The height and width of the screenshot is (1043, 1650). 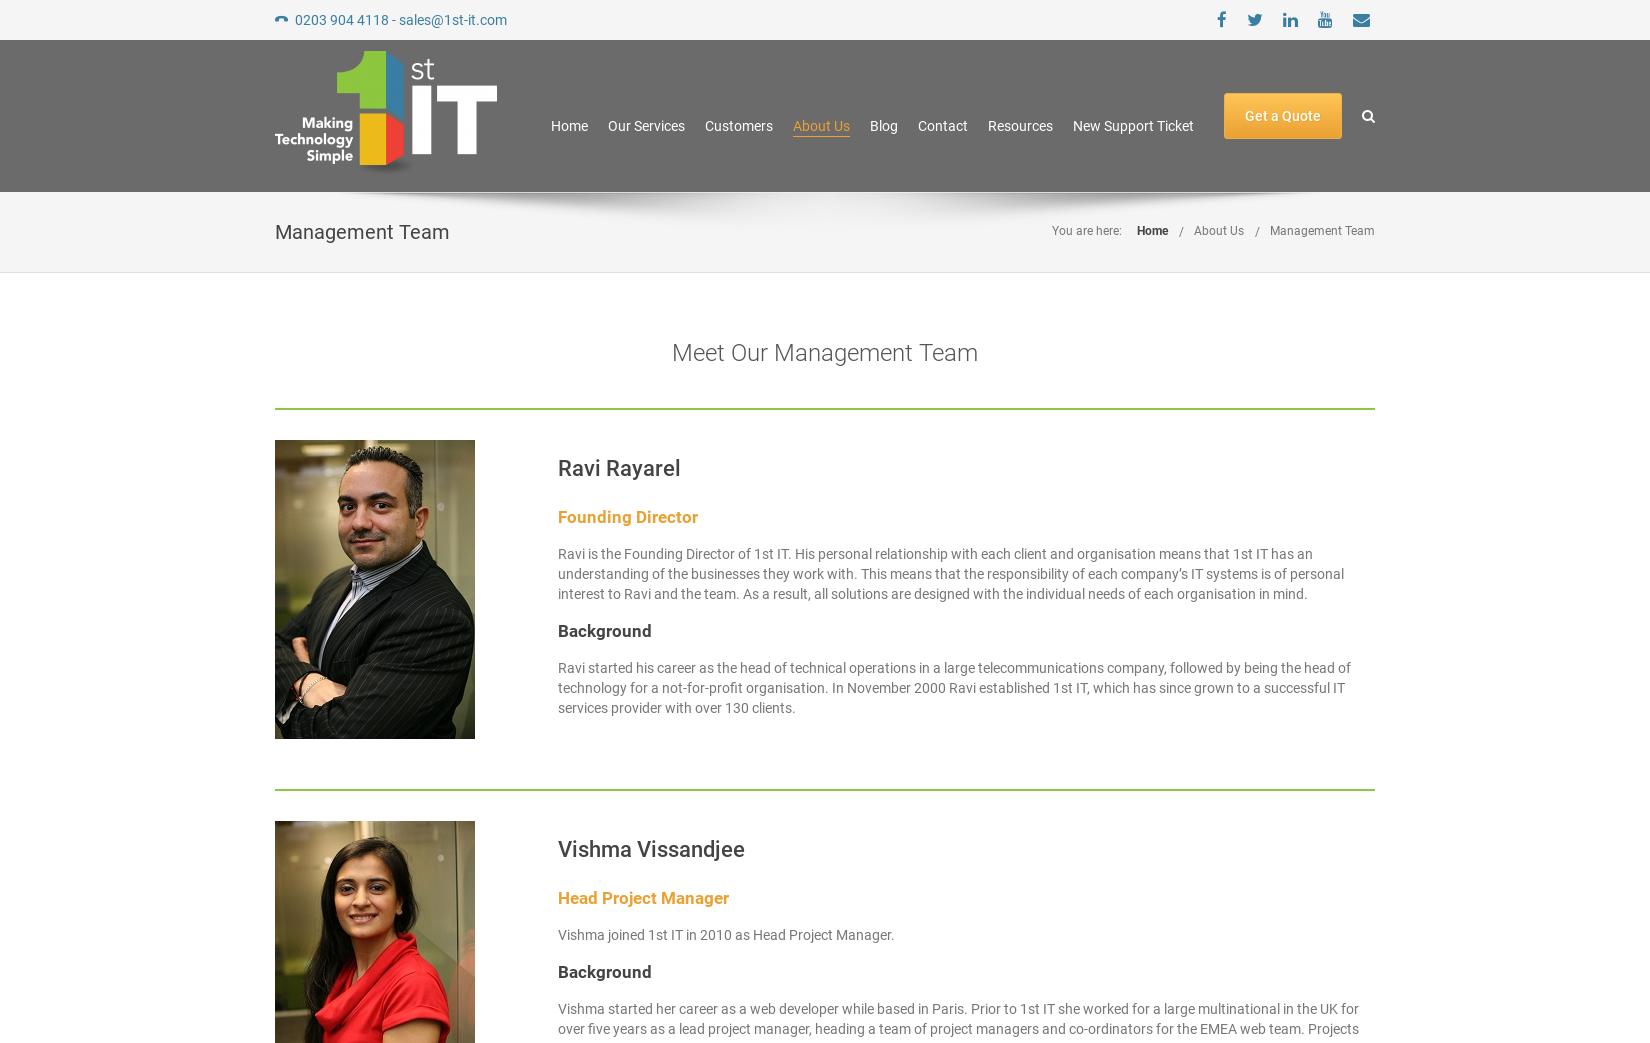 I want to click on 'Home', so click(x=549, y=125).